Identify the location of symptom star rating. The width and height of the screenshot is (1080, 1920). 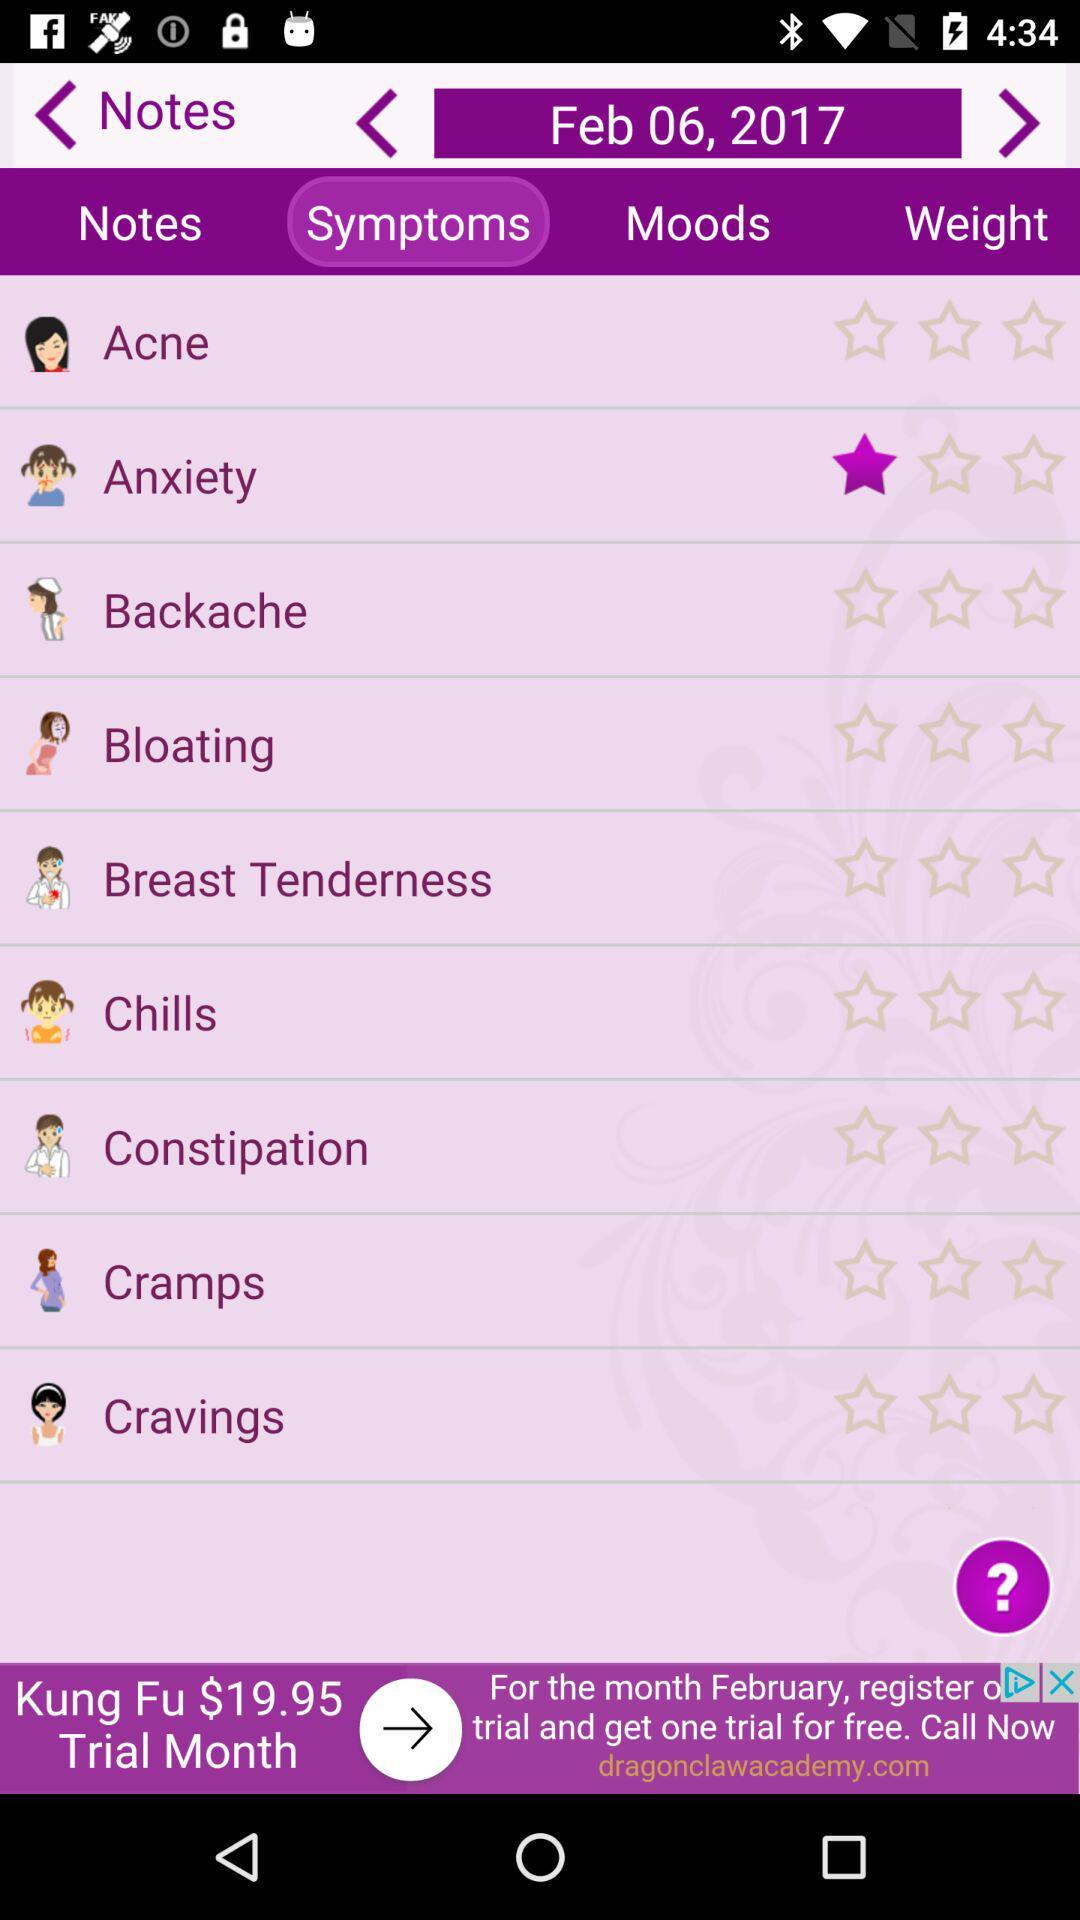
(947, 473).